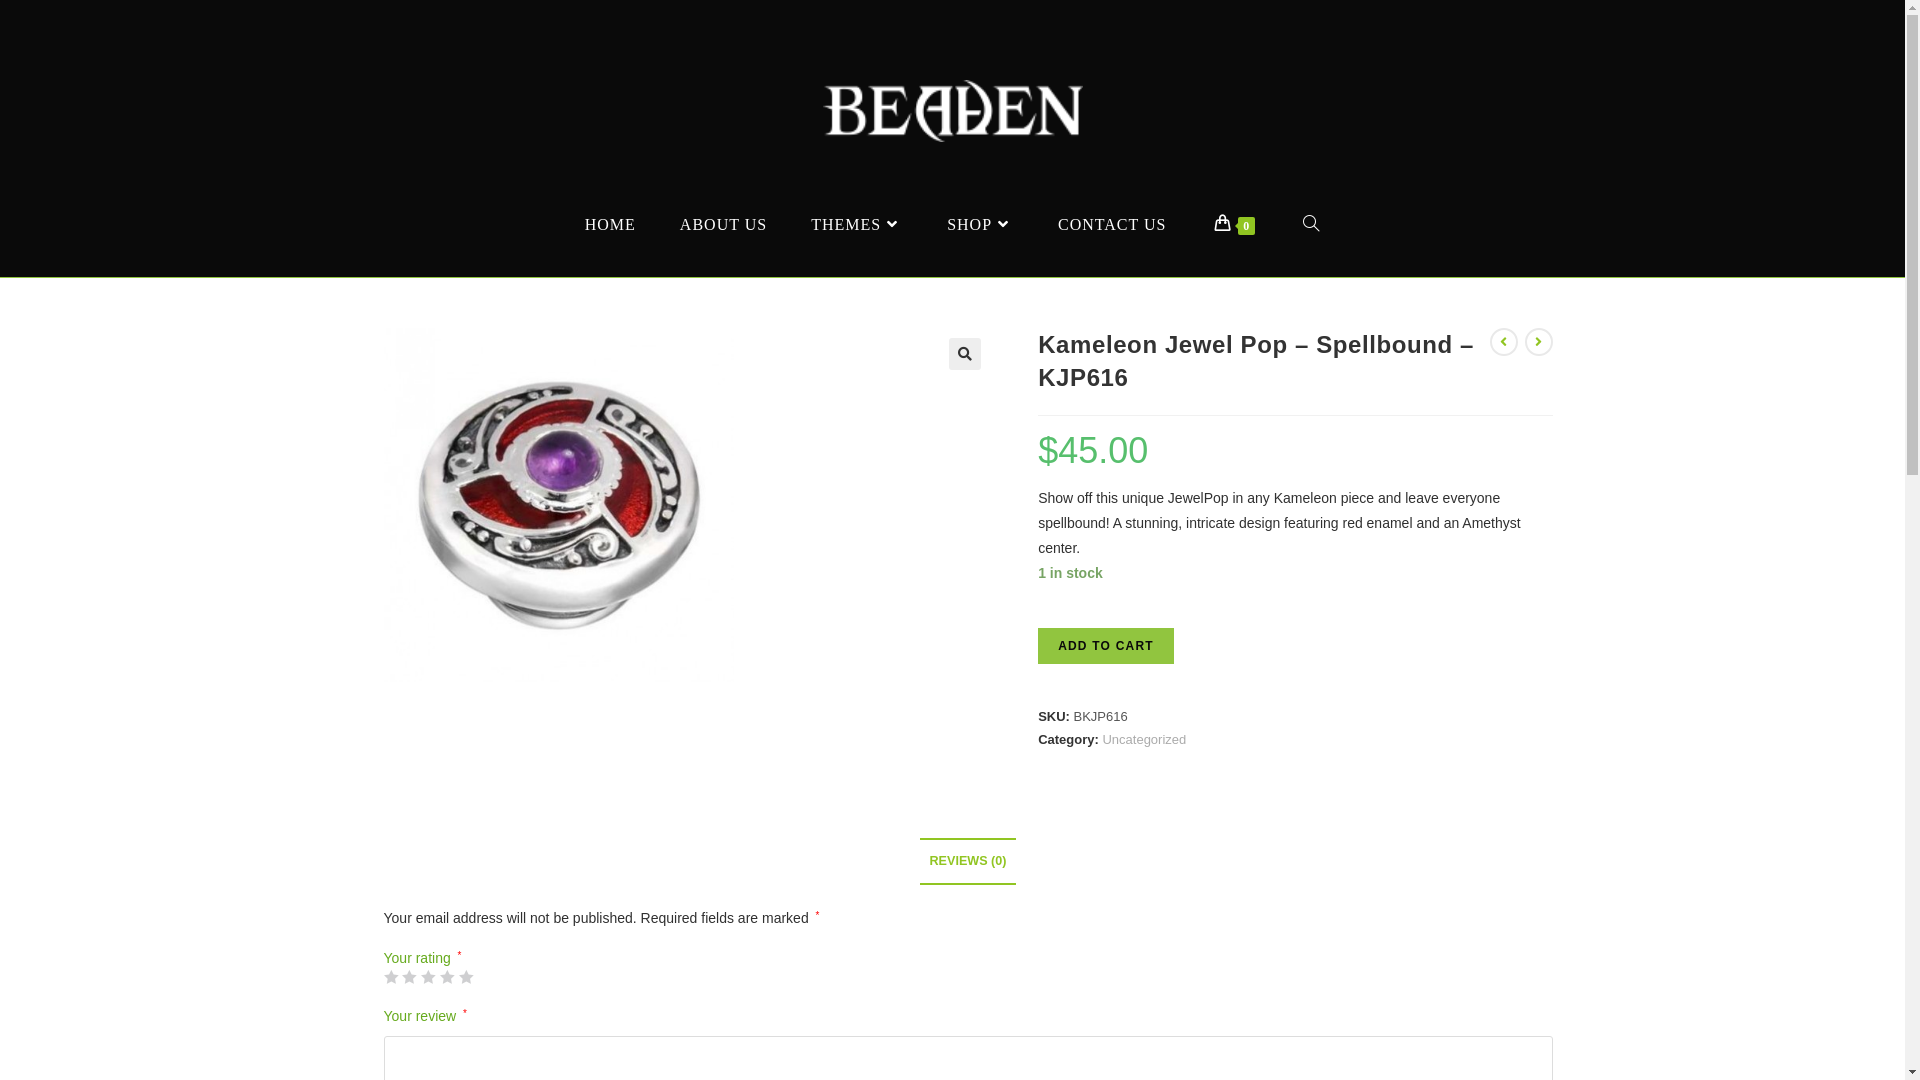  I want to click on '0', so click(1191, 224).